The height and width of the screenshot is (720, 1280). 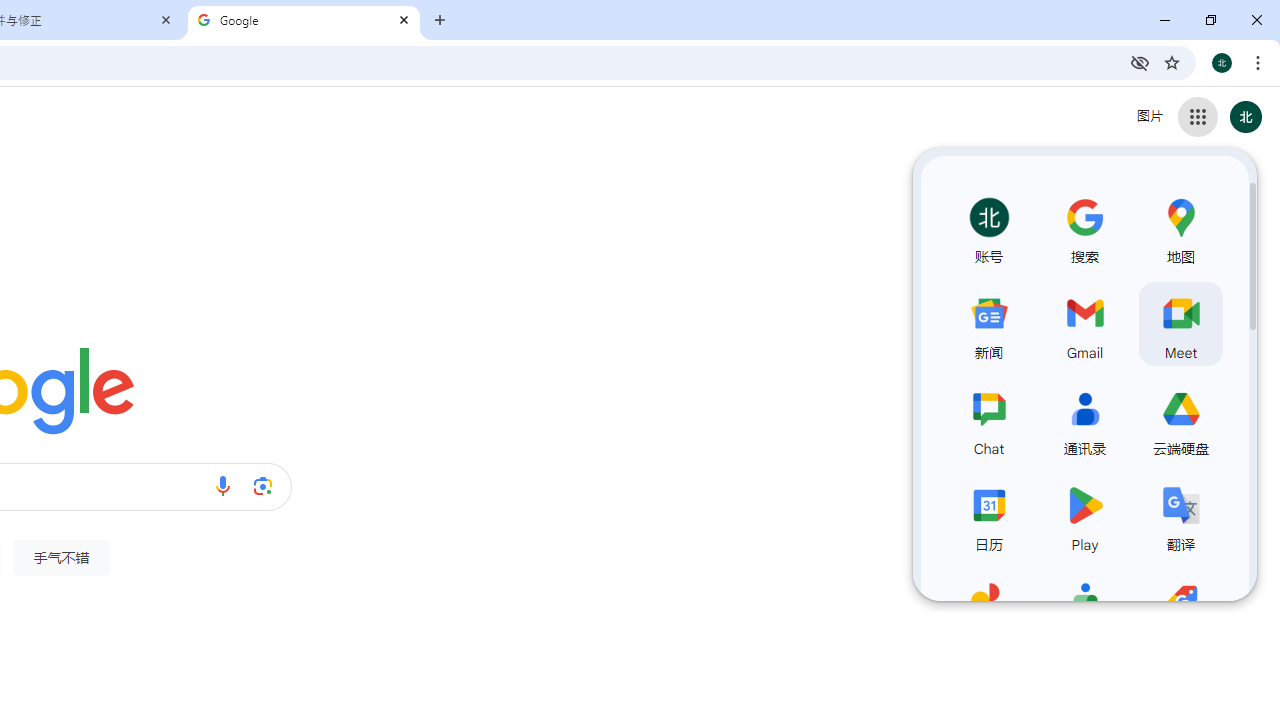 What do you see at coordinates (303, 20) in the screenshot?
I see `'Google'` at bounding box center [303, 20].